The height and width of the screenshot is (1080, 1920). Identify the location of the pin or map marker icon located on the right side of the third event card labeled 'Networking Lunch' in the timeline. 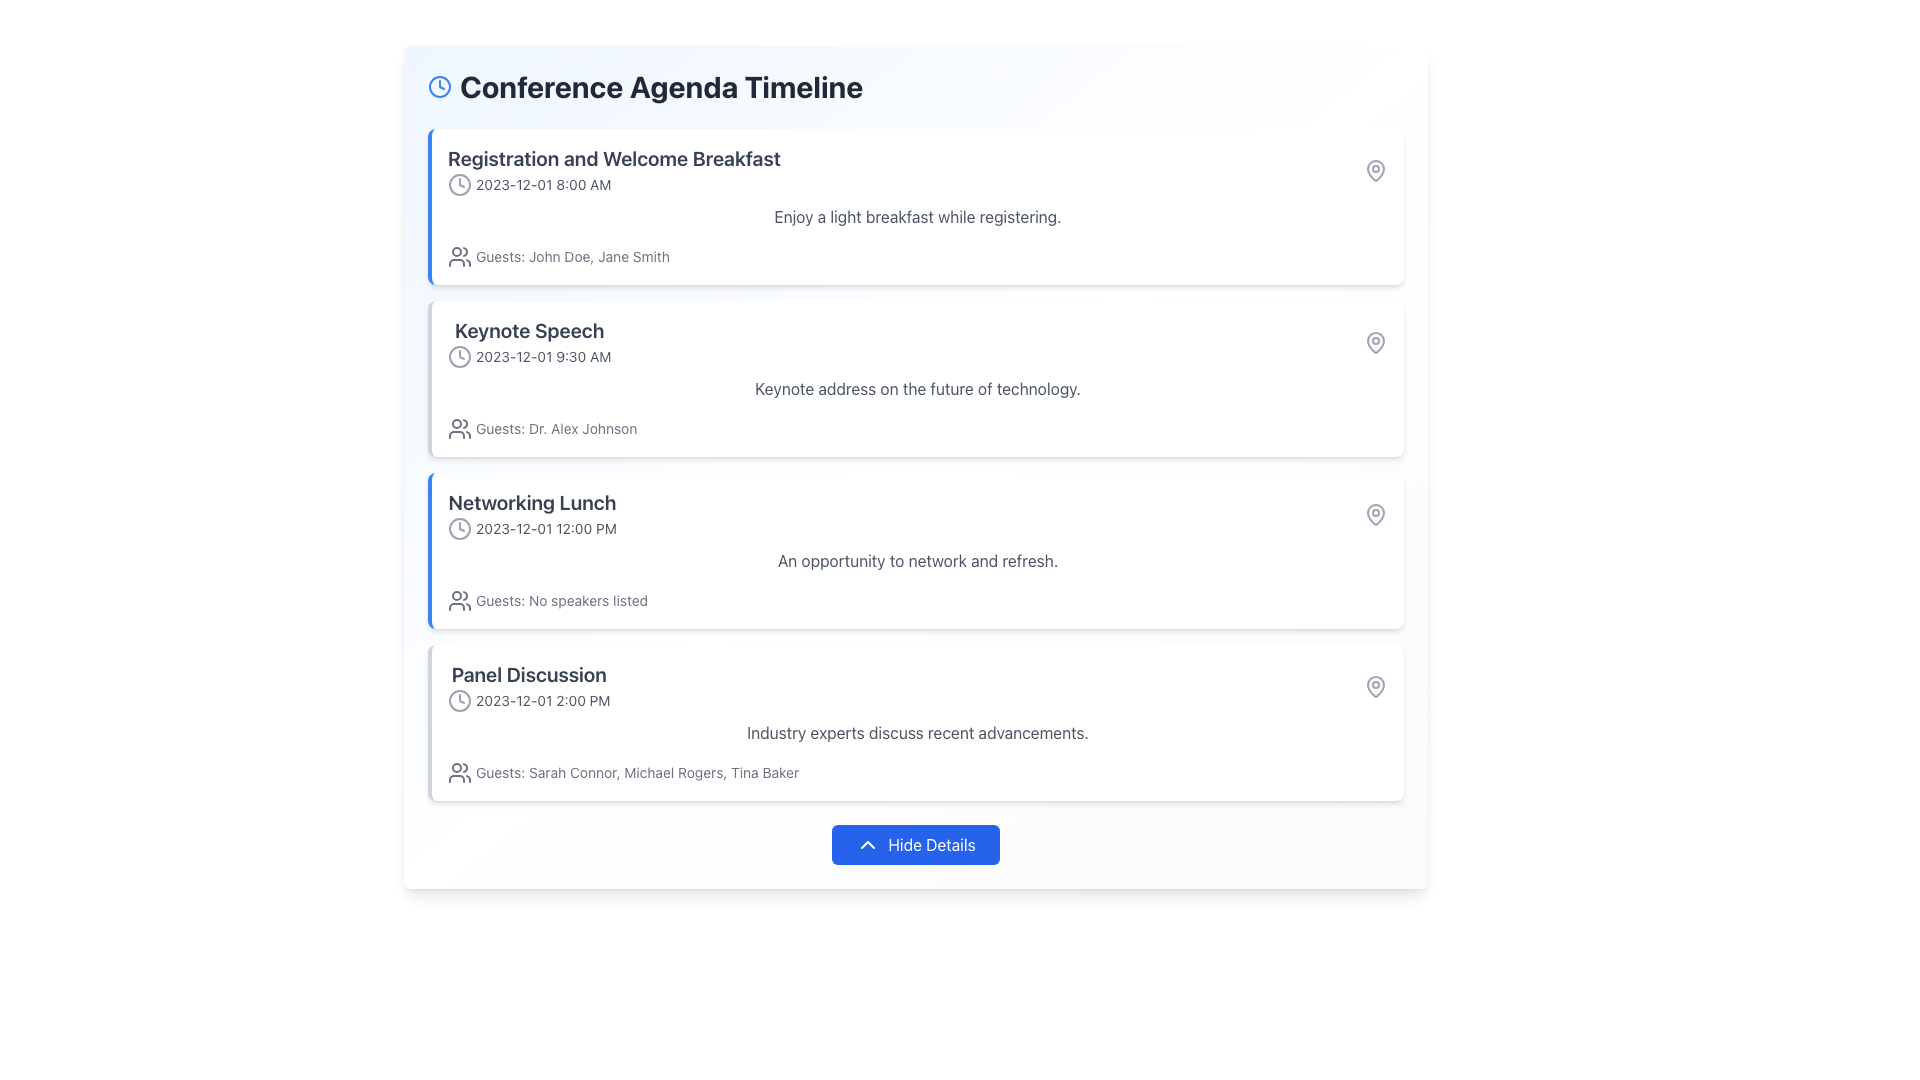
(1375, 512).